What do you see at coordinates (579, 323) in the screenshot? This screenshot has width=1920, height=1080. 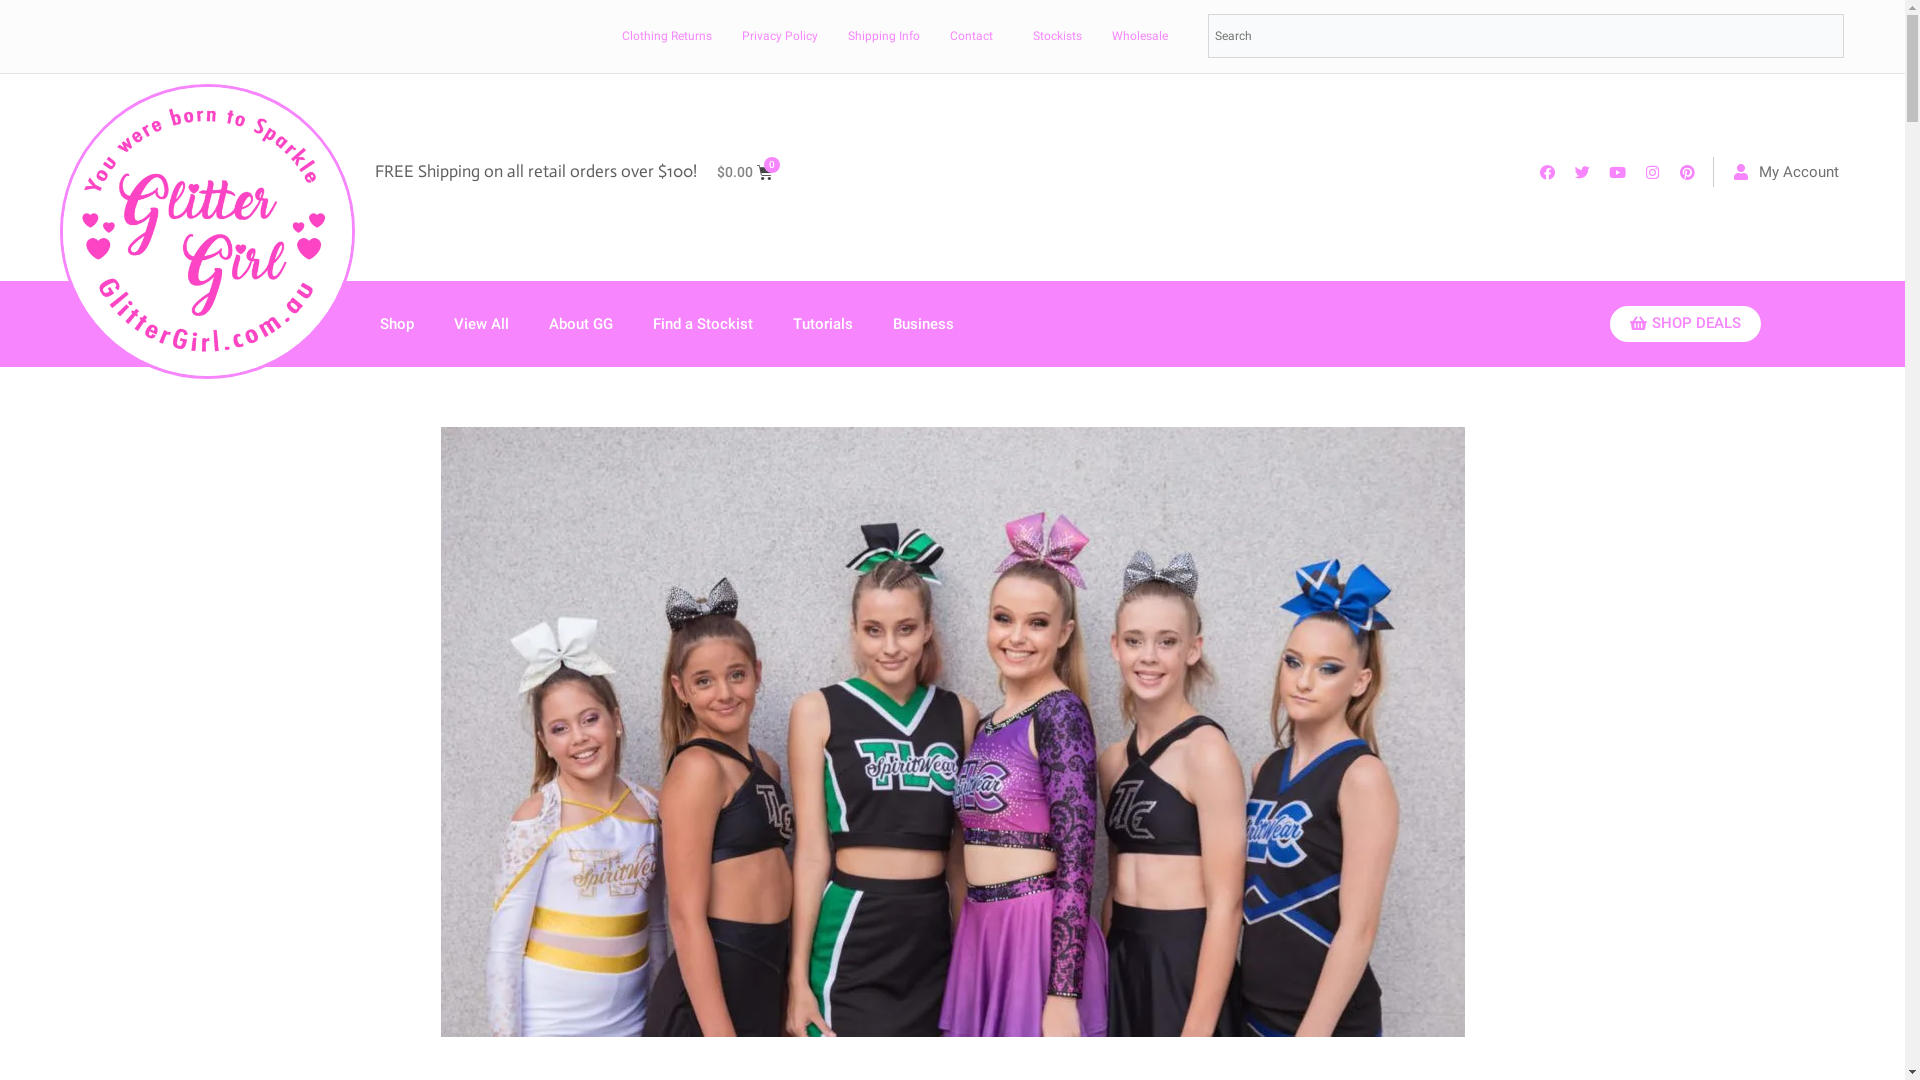 I see `'About GG'` at bounding box center [579, 323].